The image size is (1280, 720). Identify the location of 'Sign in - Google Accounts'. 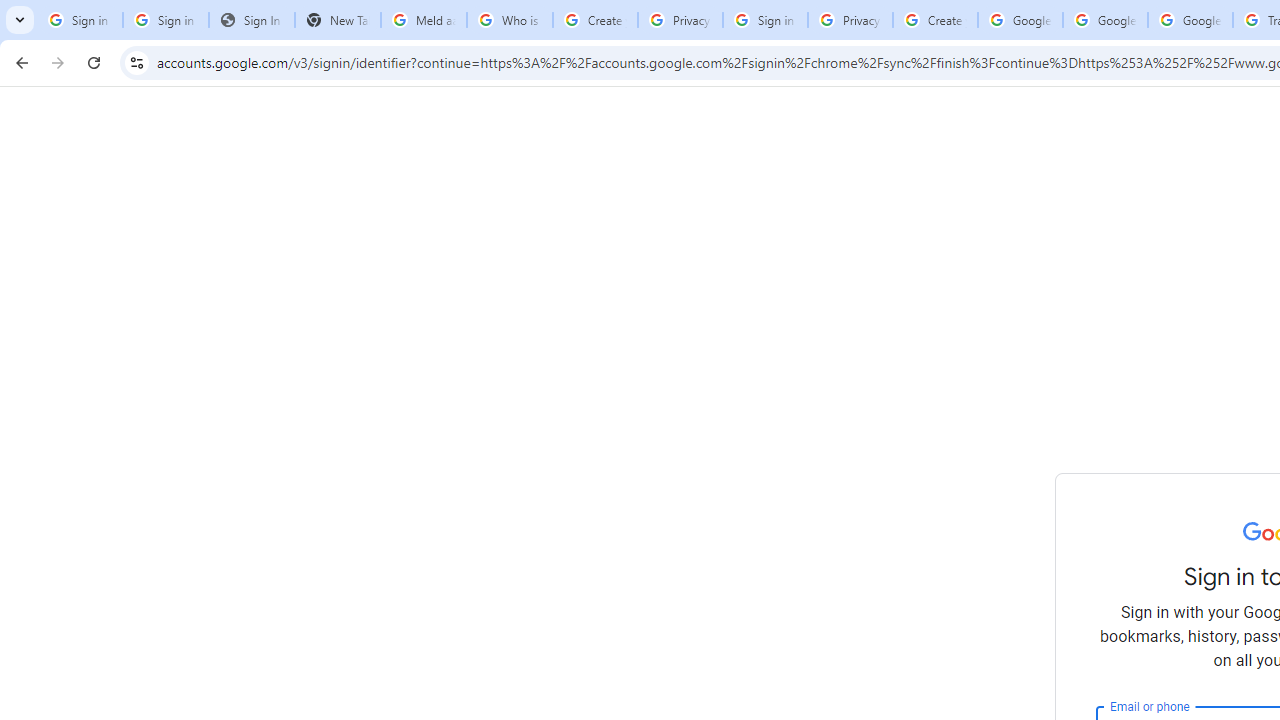
(764, 20).